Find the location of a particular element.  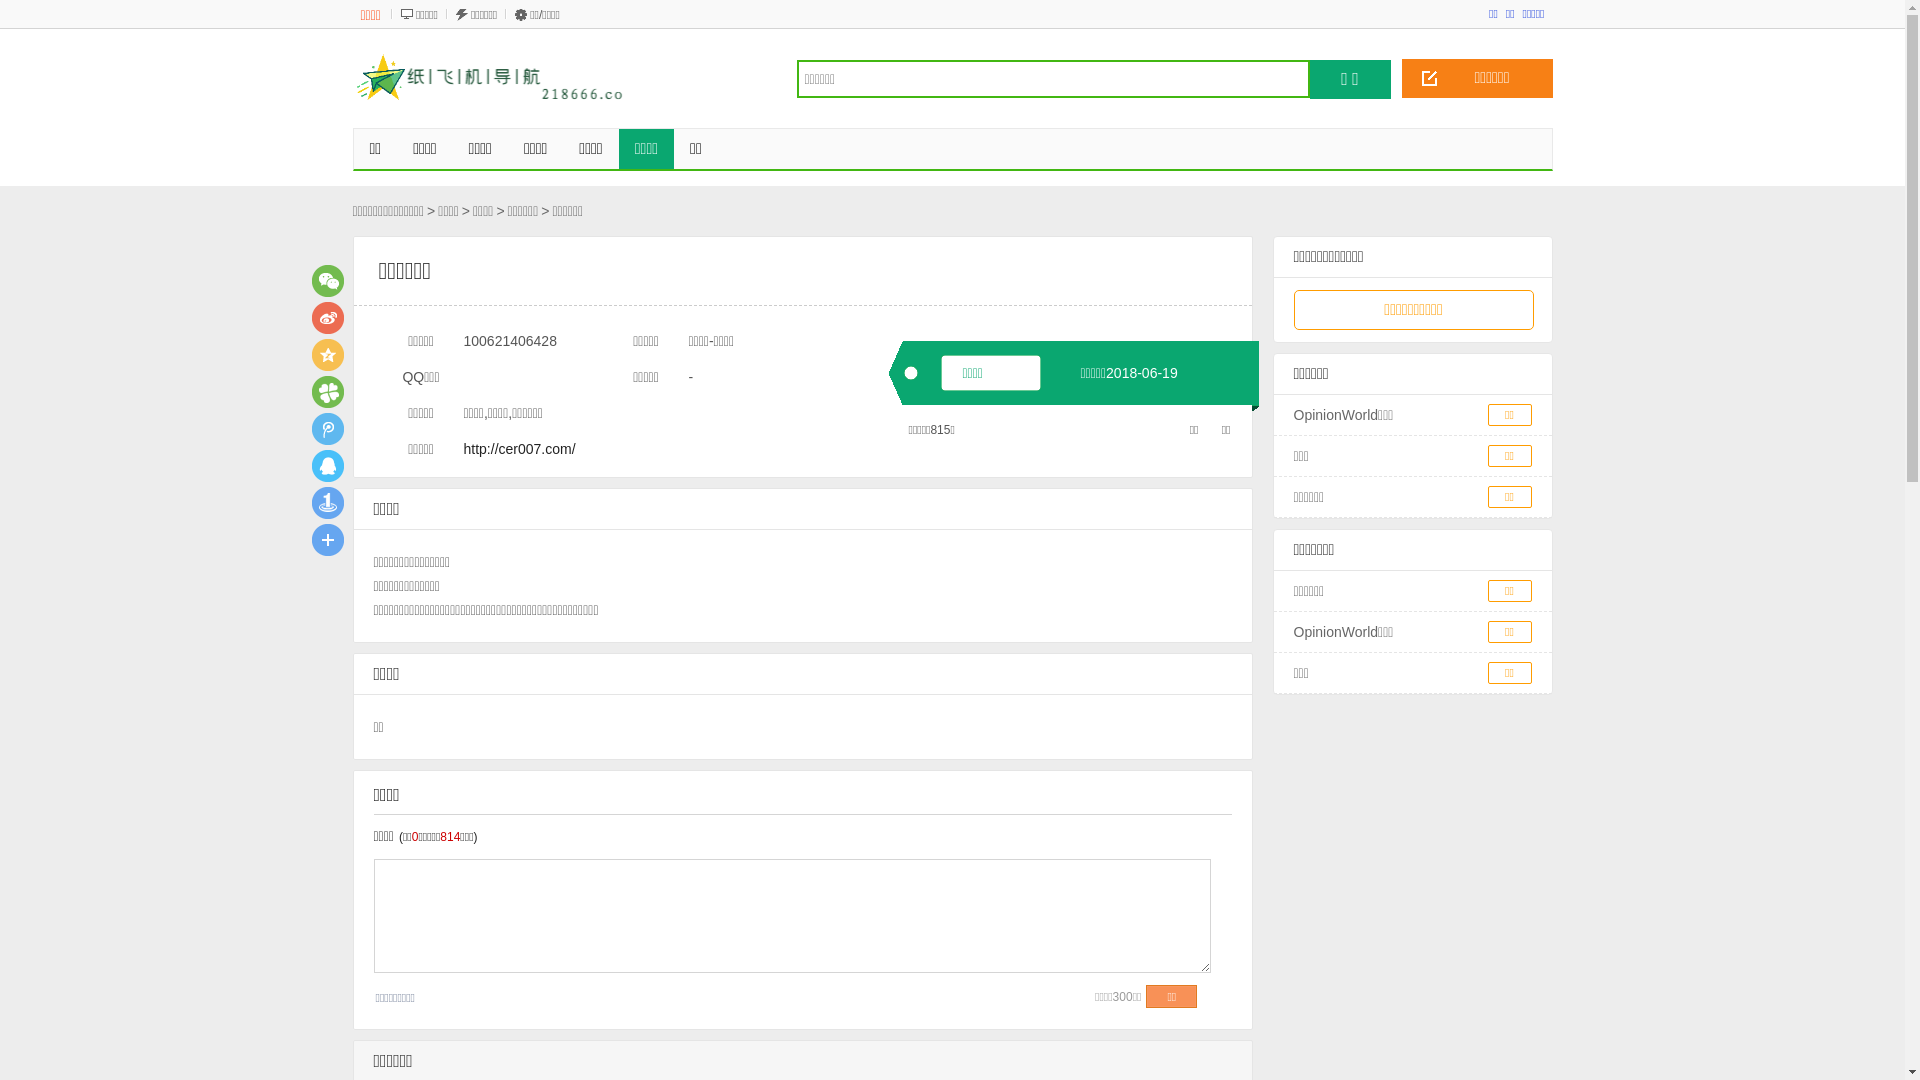

'http://cer007.com/' is located at coordinates (519, 447).